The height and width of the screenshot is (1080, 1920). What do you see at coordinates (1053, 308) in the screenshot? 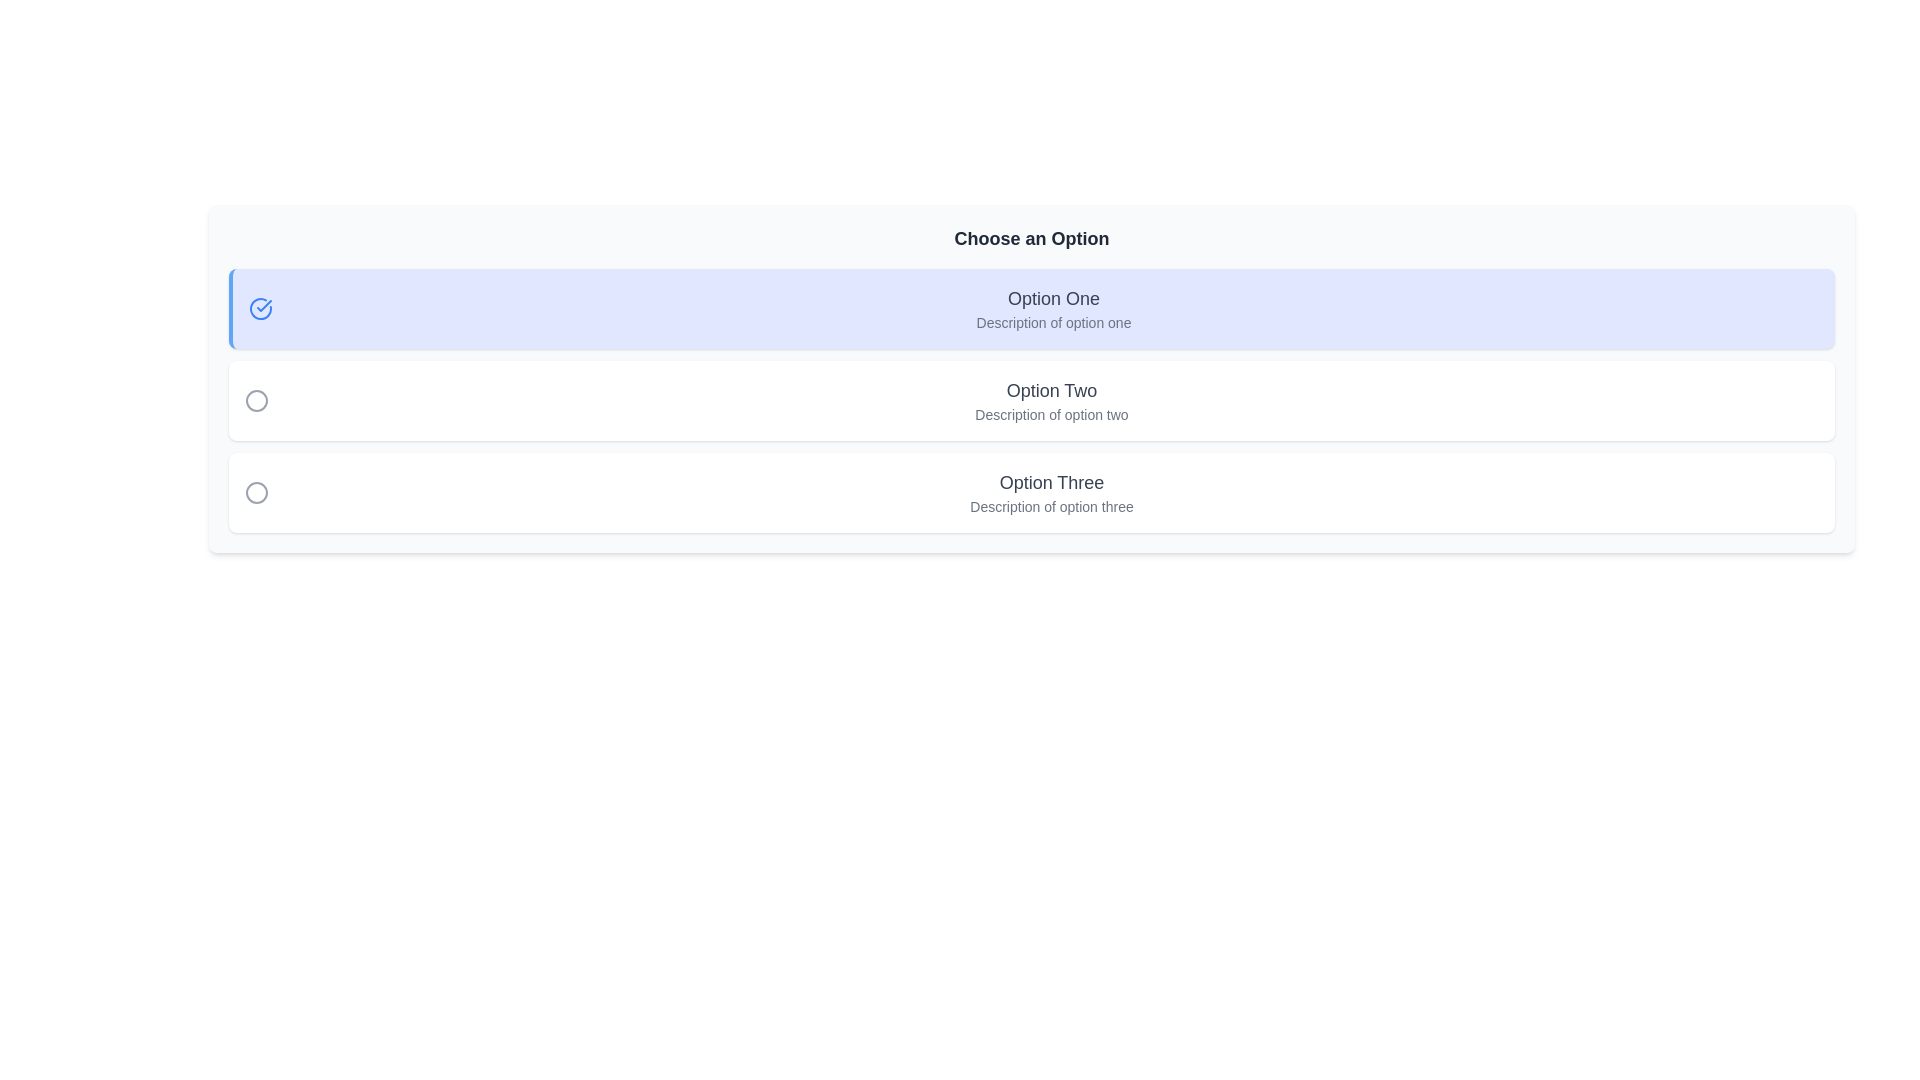
I see `the first interactive list item titled 'Option One' with the subtitle 'Description of option one'` at bounding box center [1053, 308].